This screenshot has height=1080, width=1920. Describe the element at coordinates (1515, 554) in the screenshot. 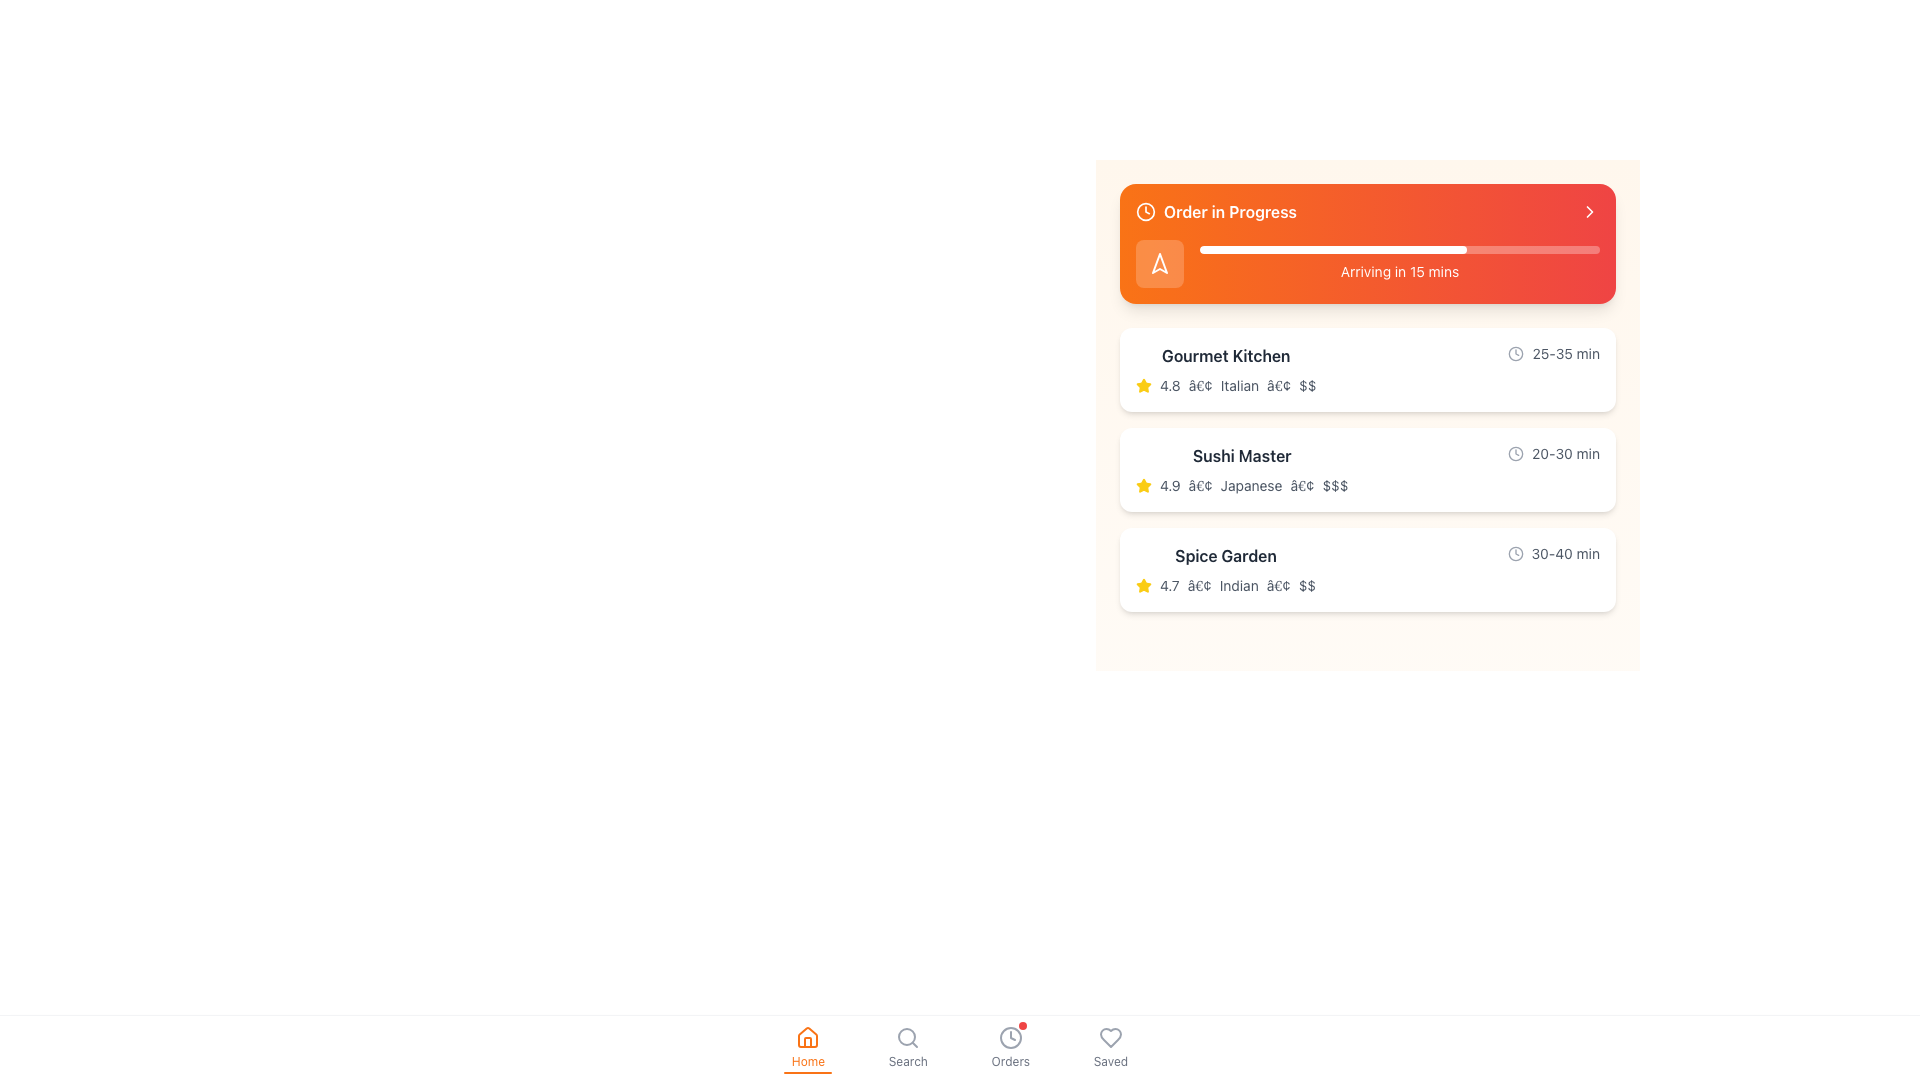

I see `the small circular gray clock icon located adjacent to the text '30-40 min' for the 'Spice Garden' entry in the list of options` at that location.